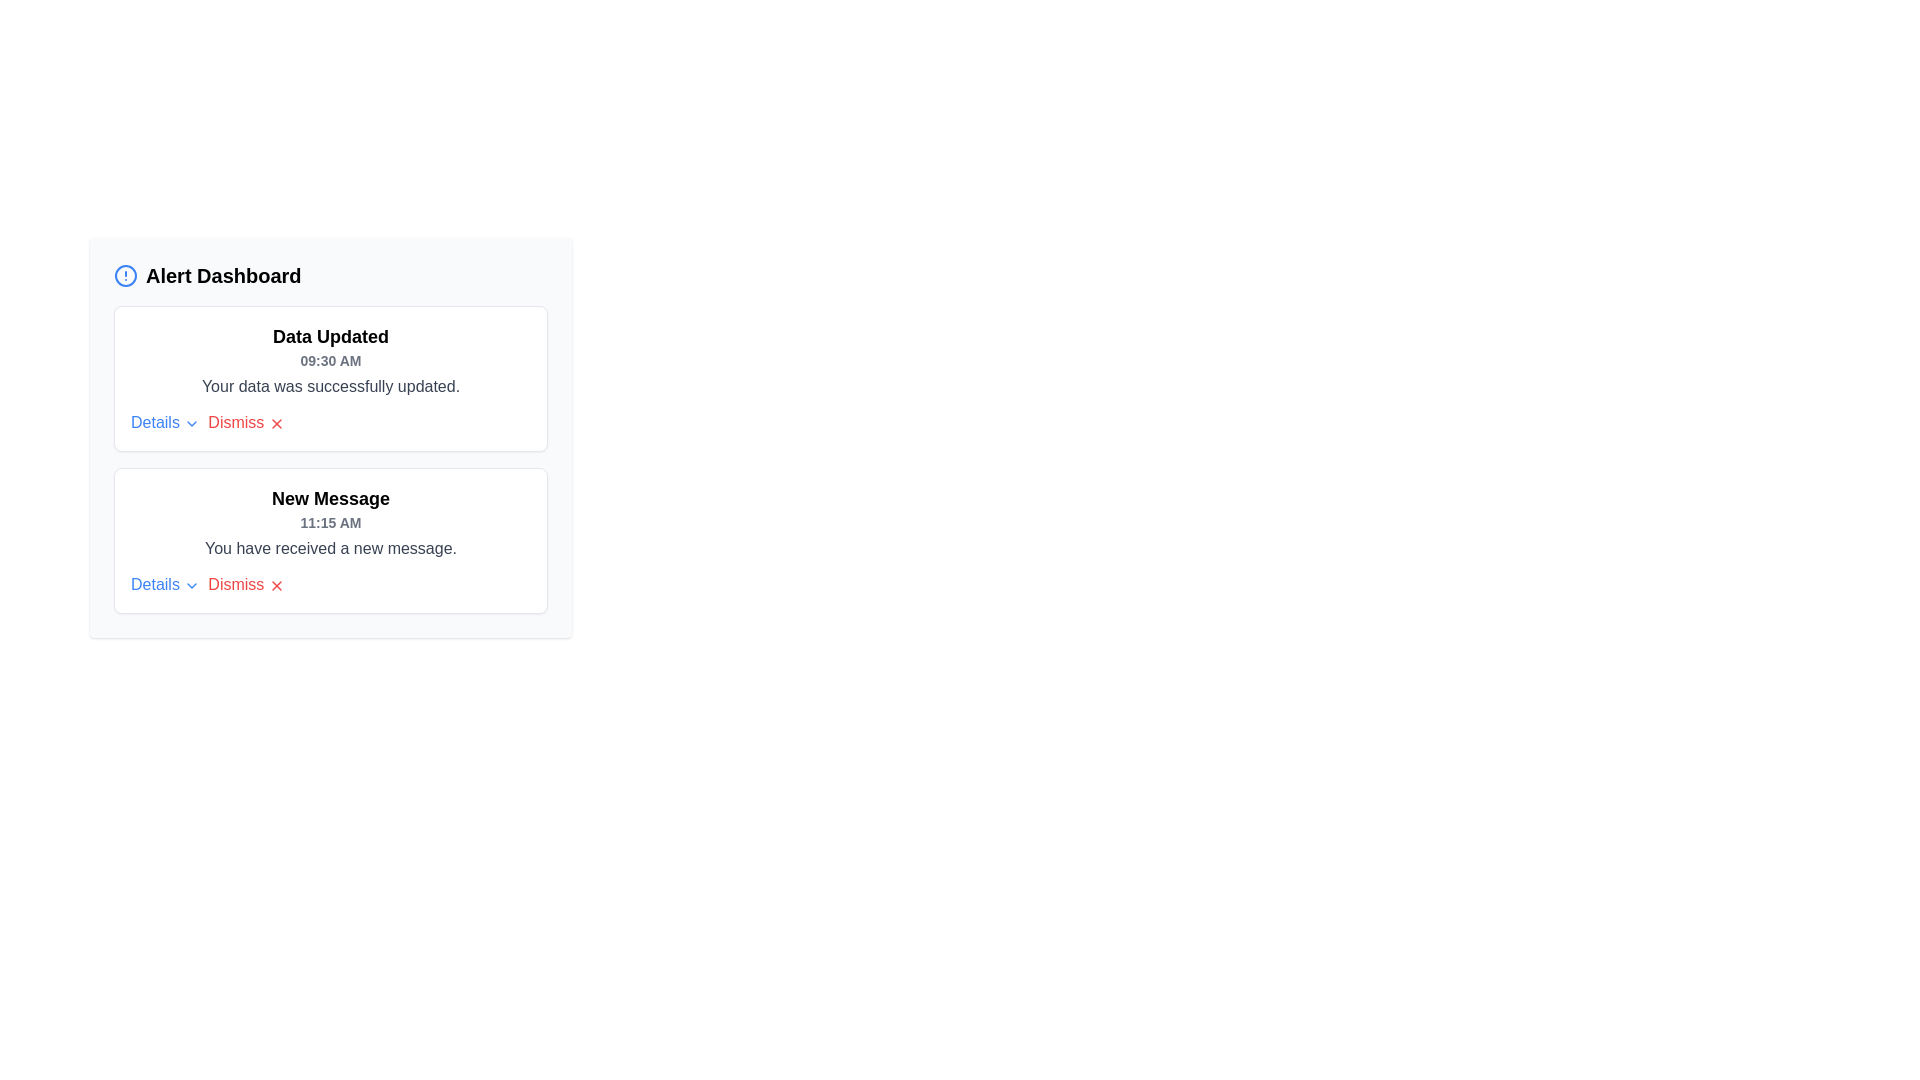  I want to click on the timestamp text located below the 'New Message' title within the 'New Message' notification card, so click(331, 522).